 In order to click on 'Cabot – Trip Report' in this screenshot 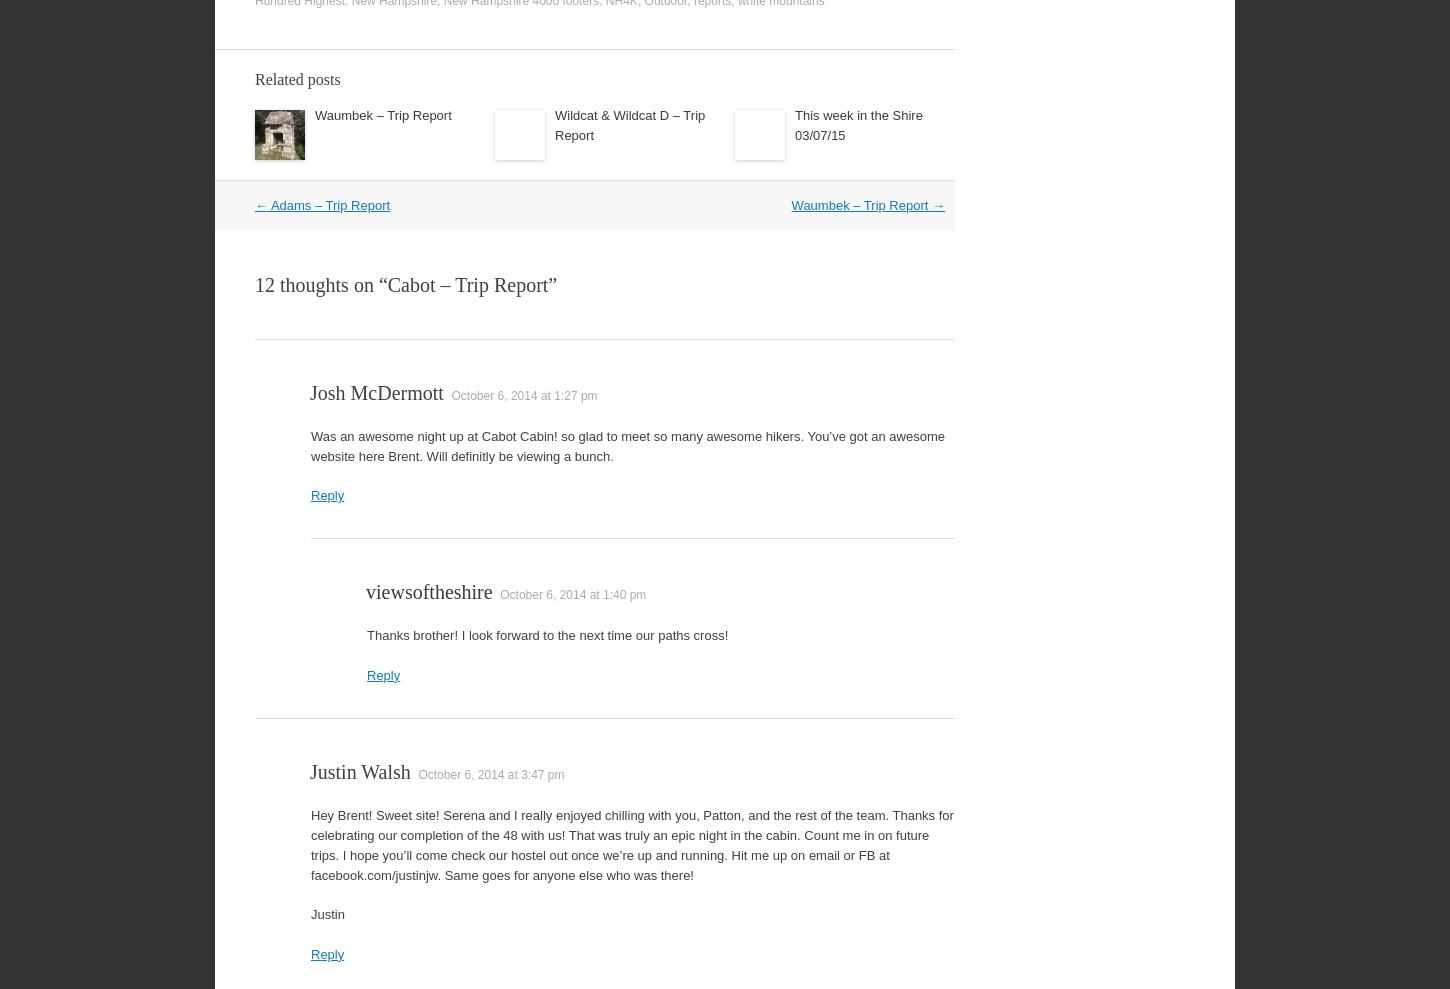, I will do `click(386, 284)`.